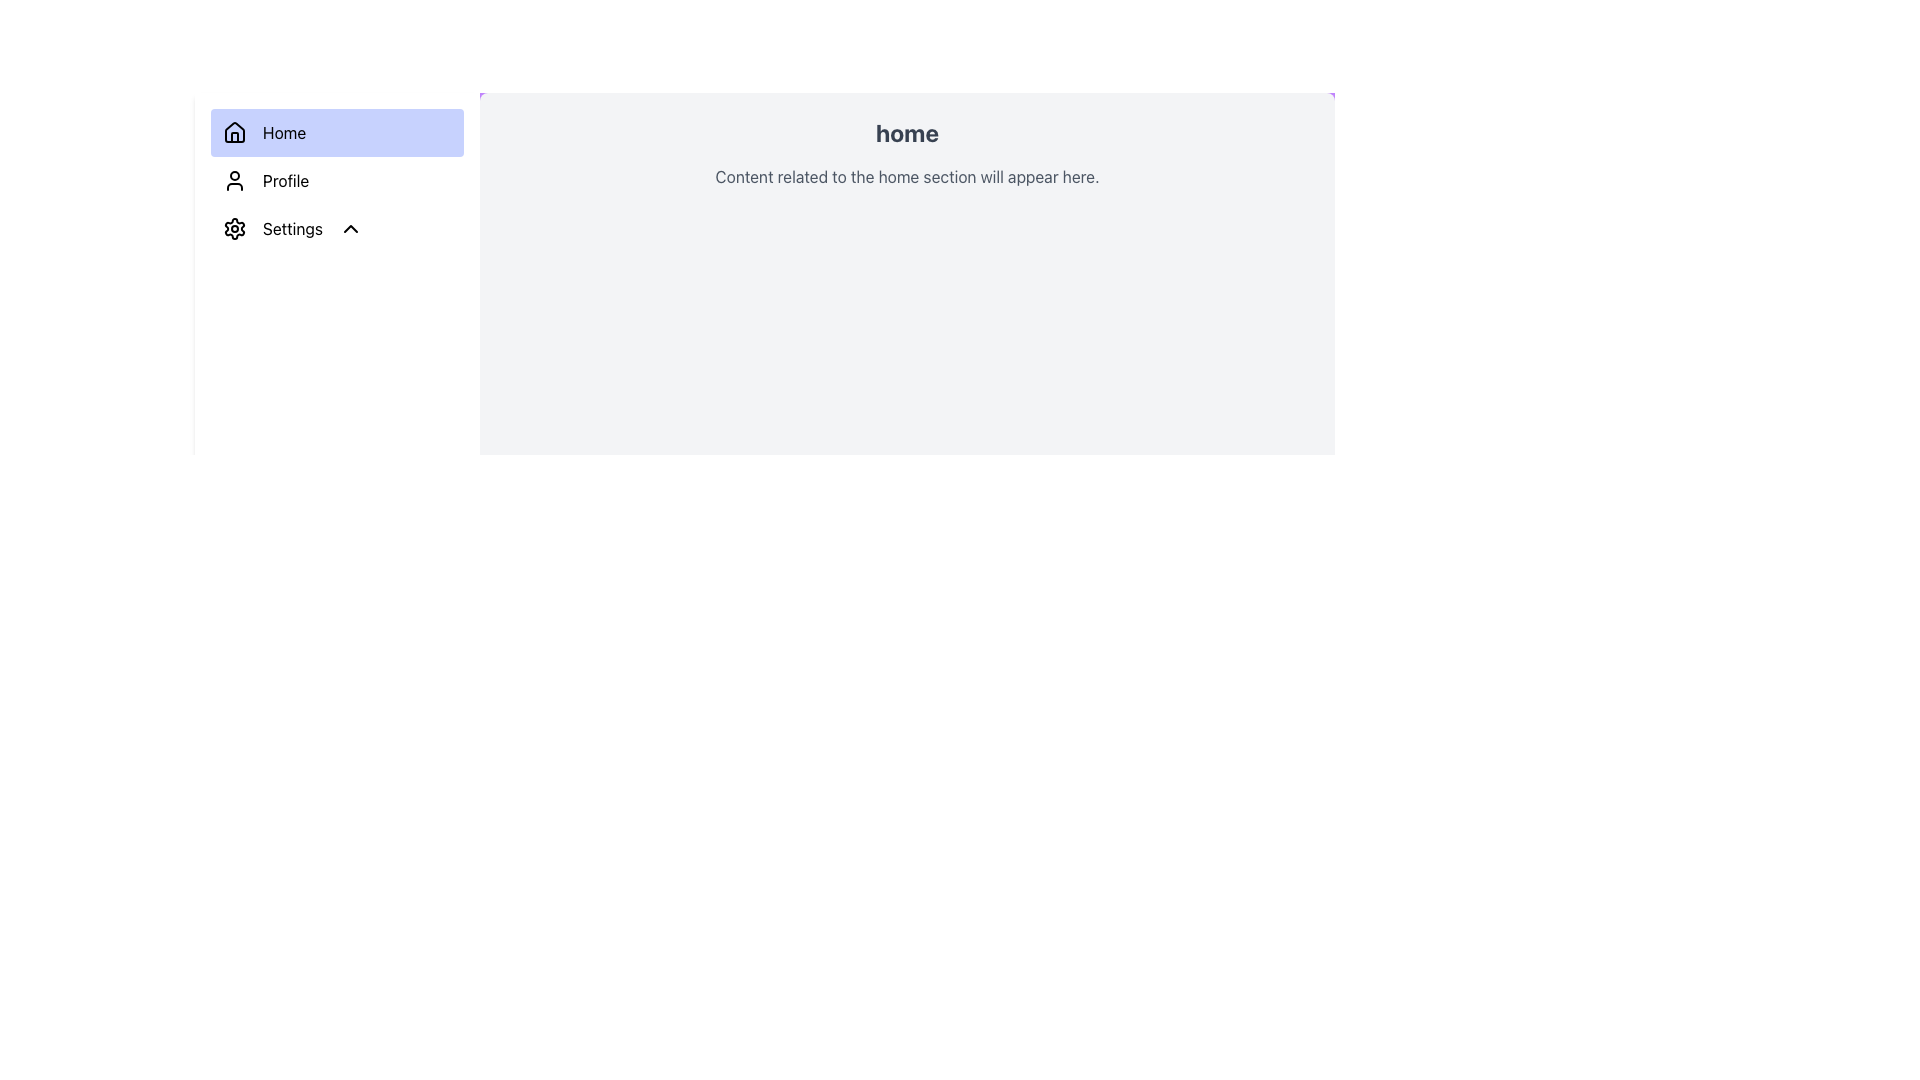 The width and height of the screenshot is (1920, 1080). Describe the element at coordinates (337, 132) in the screenshot. I see `the navigation button located at the top of the sidebar menu` at that location.